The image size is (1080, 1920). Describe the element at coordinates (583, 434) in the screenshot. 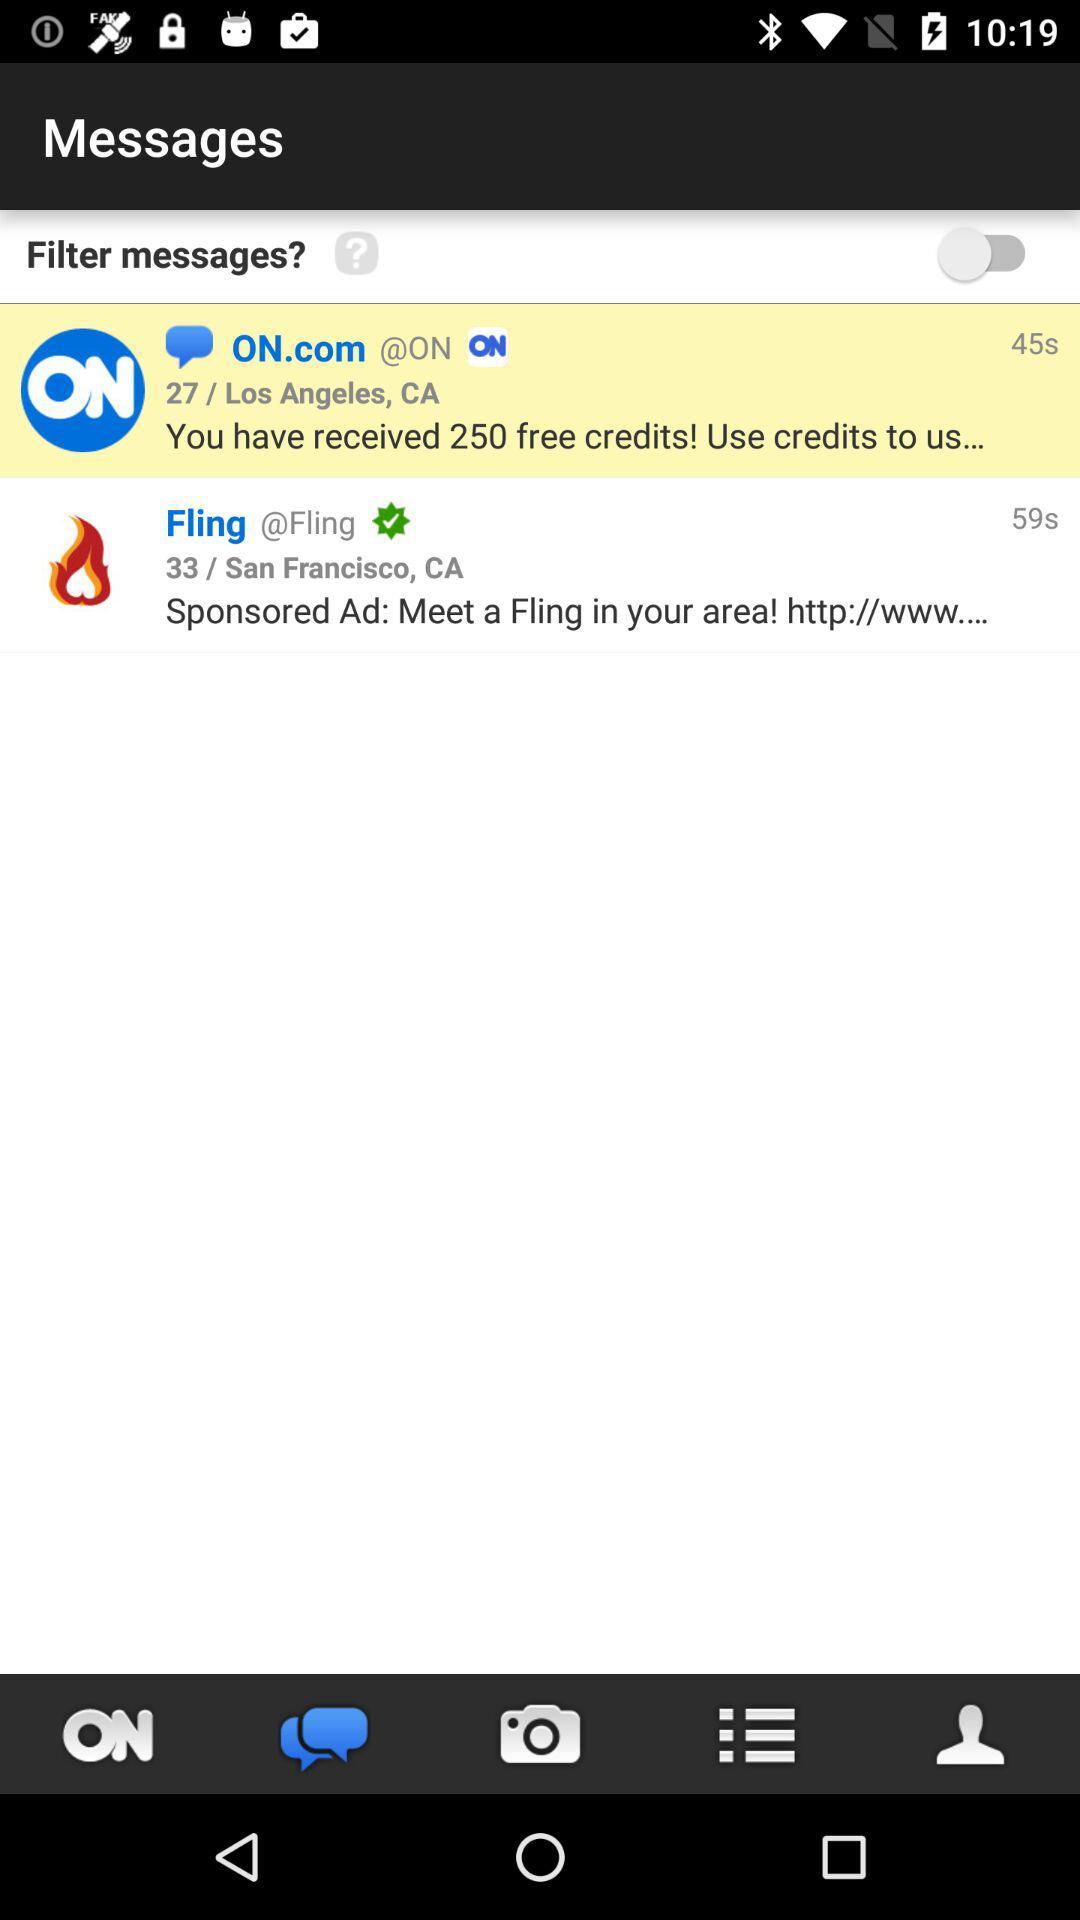

I see `the icon above the fling` at that location.